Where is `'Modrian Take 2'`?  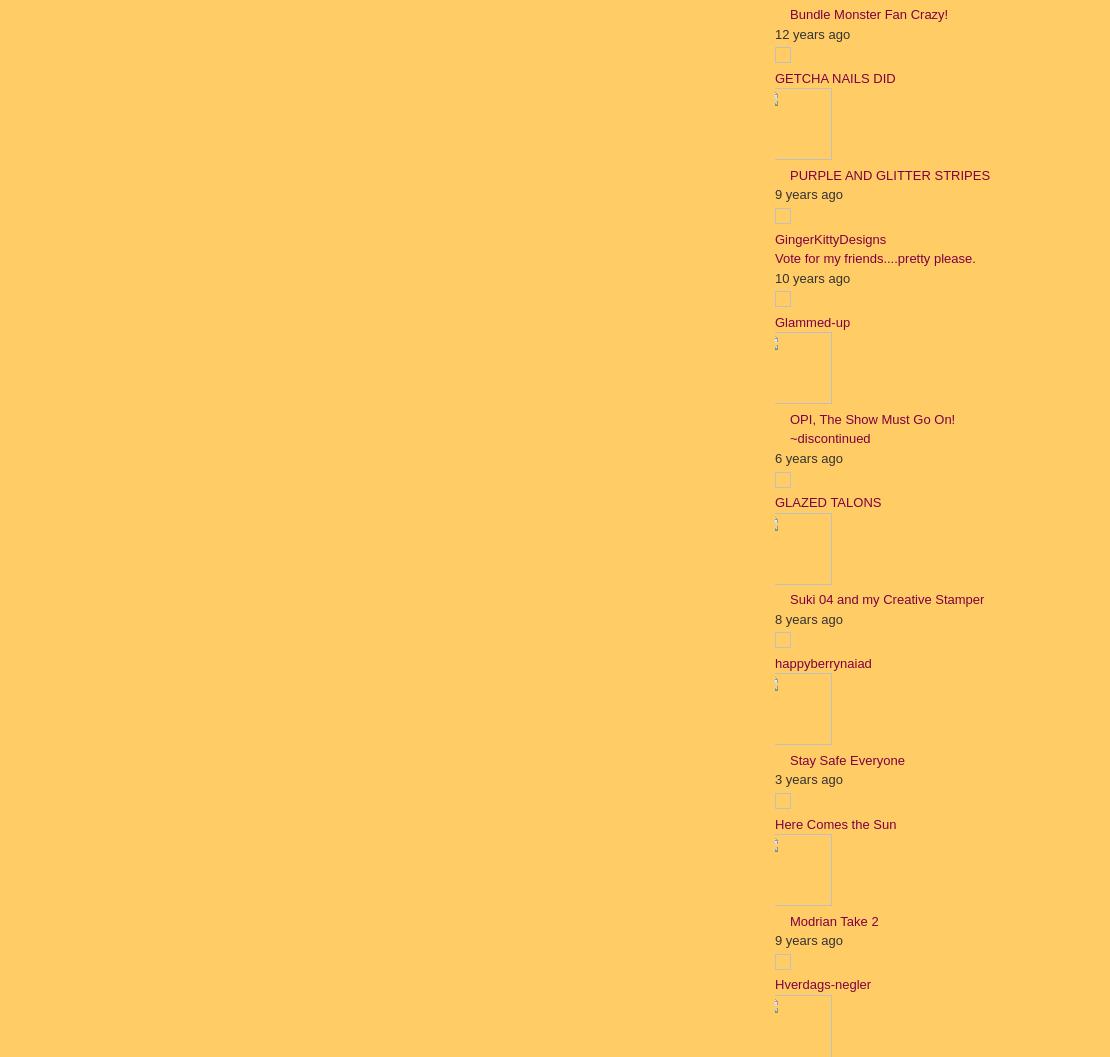
'Modrian Take 2' is located at coordinates (789, 920).